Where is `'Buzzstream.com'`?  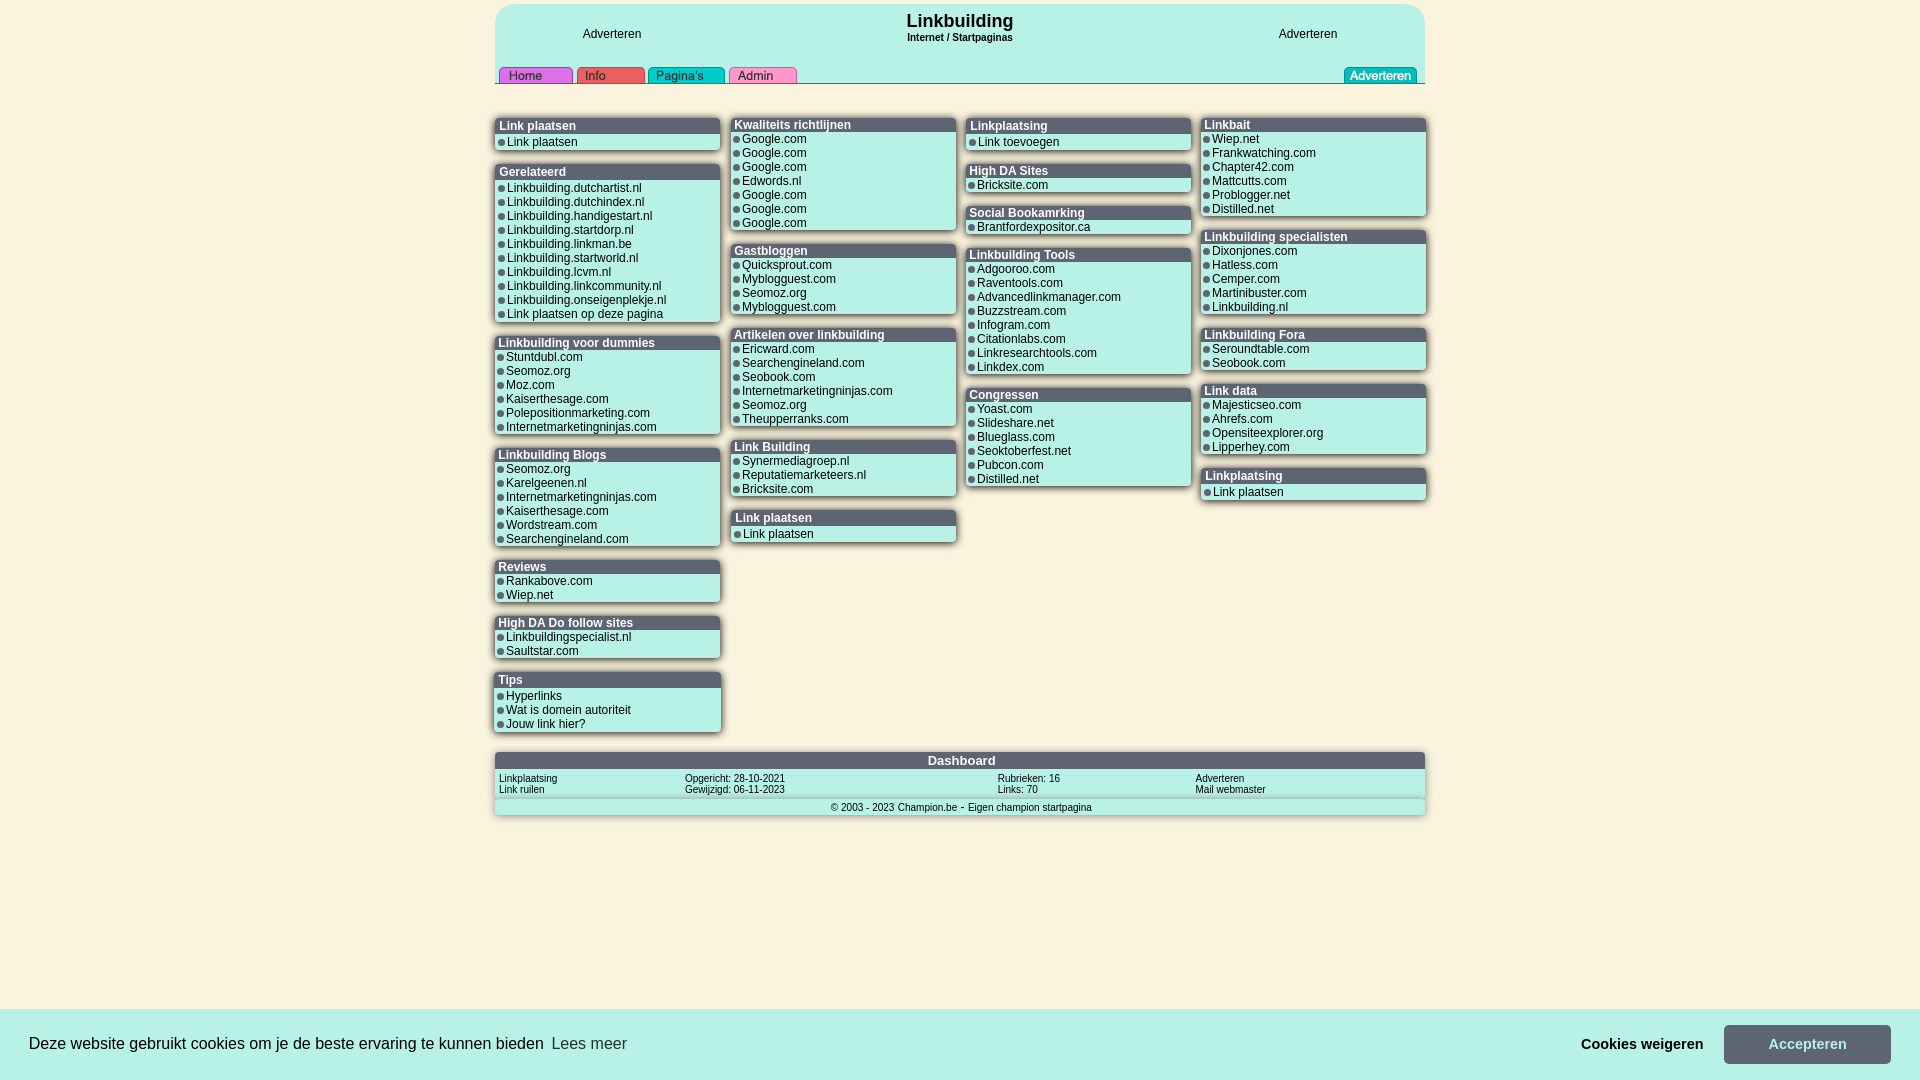
'Buzzstream.com' is located at coordinates (1021, 311).